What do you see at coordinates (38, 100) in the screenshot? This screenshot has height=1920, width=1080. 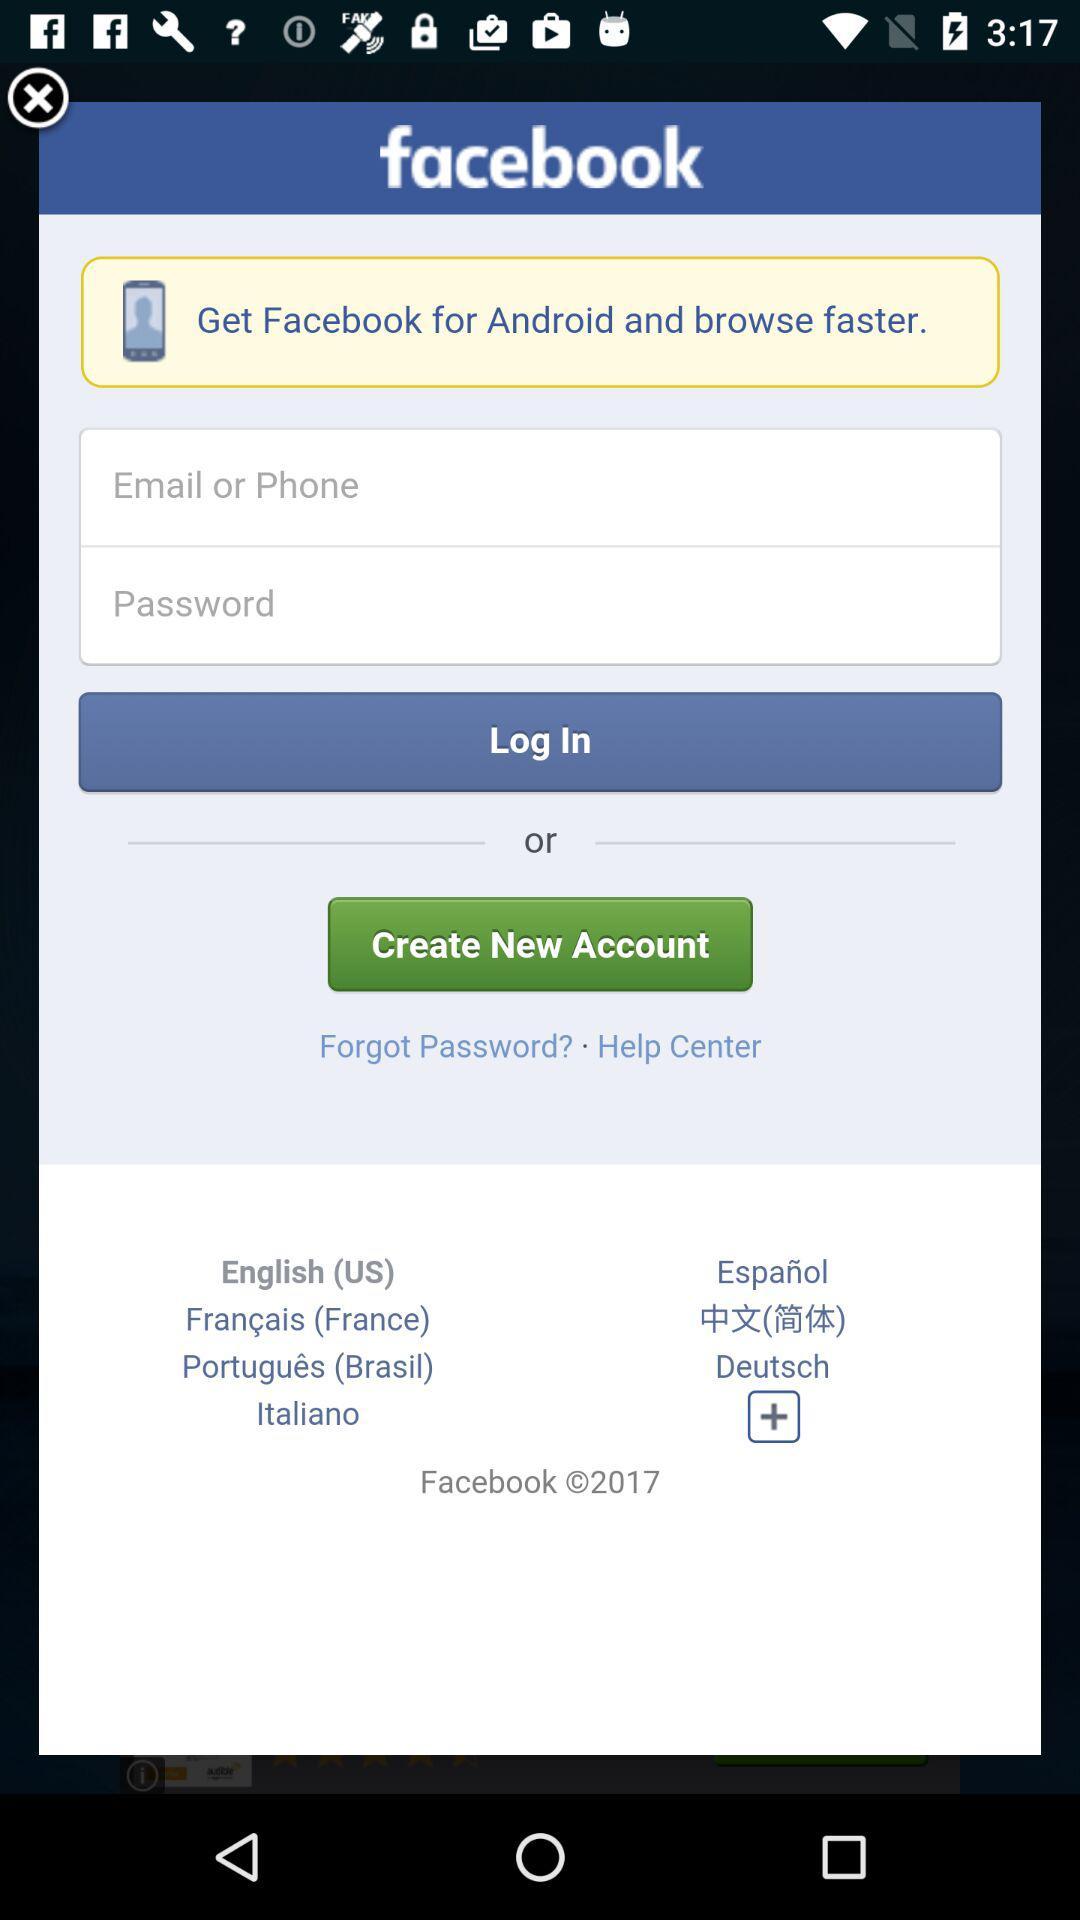 I see `the item at the top left corner` at bounding box center [38, 100].